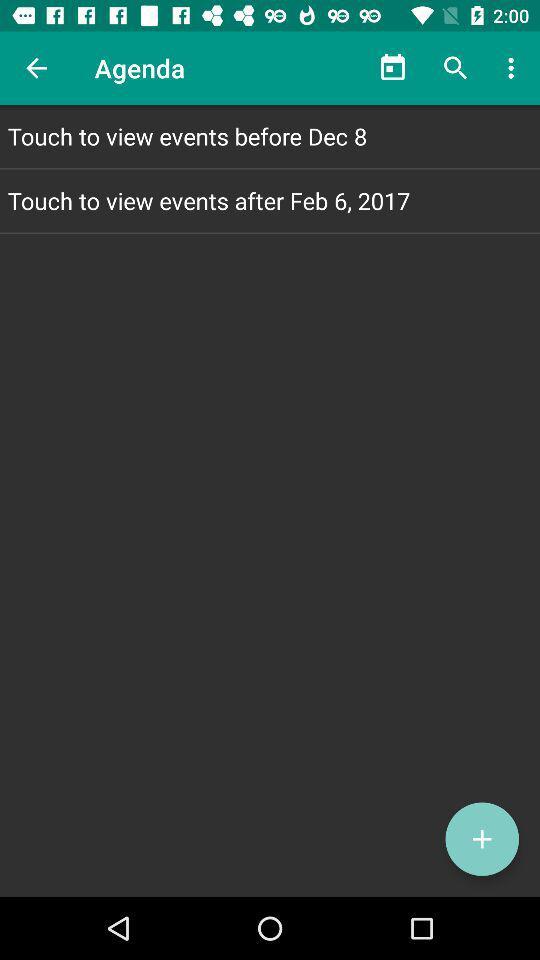 Image resolution: width=540 pixels, height=960 pixels. Describe the element at coordinates (393, 68) in the screenshot. I see `the icon to the right of the agenda icon` at that location.